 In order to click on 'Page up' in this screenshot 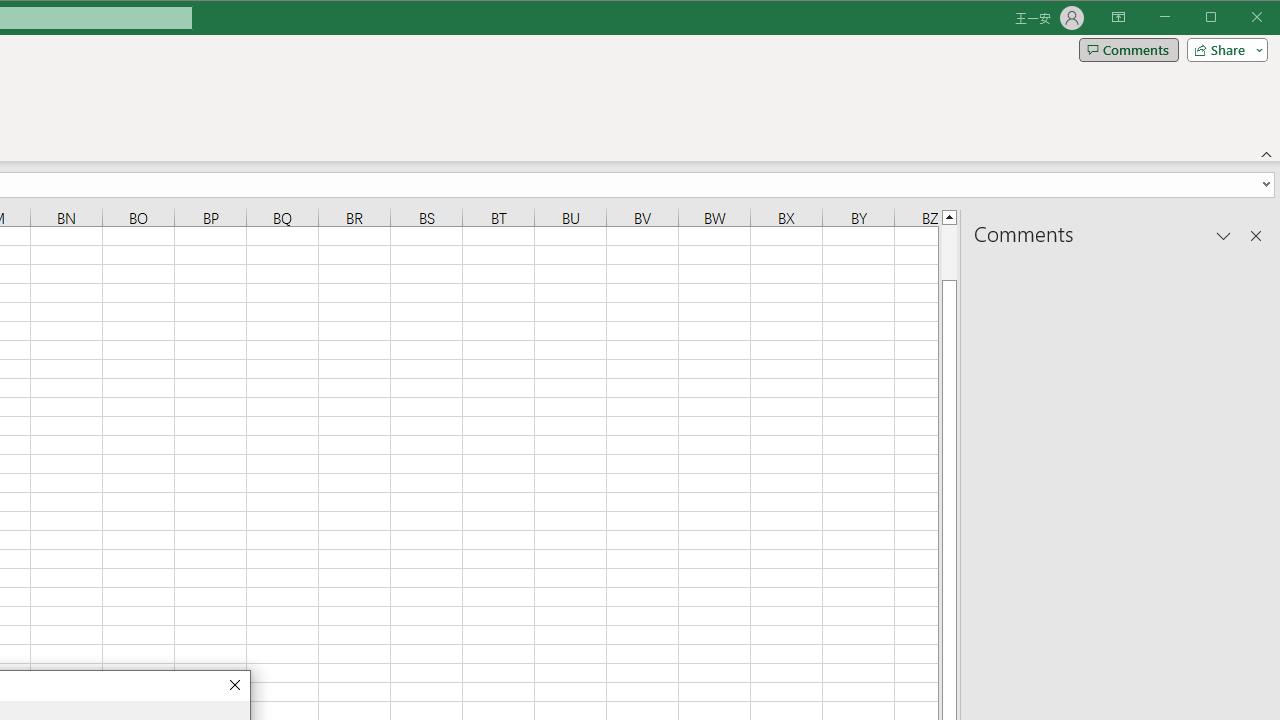, I will do `click(948, 251)`.